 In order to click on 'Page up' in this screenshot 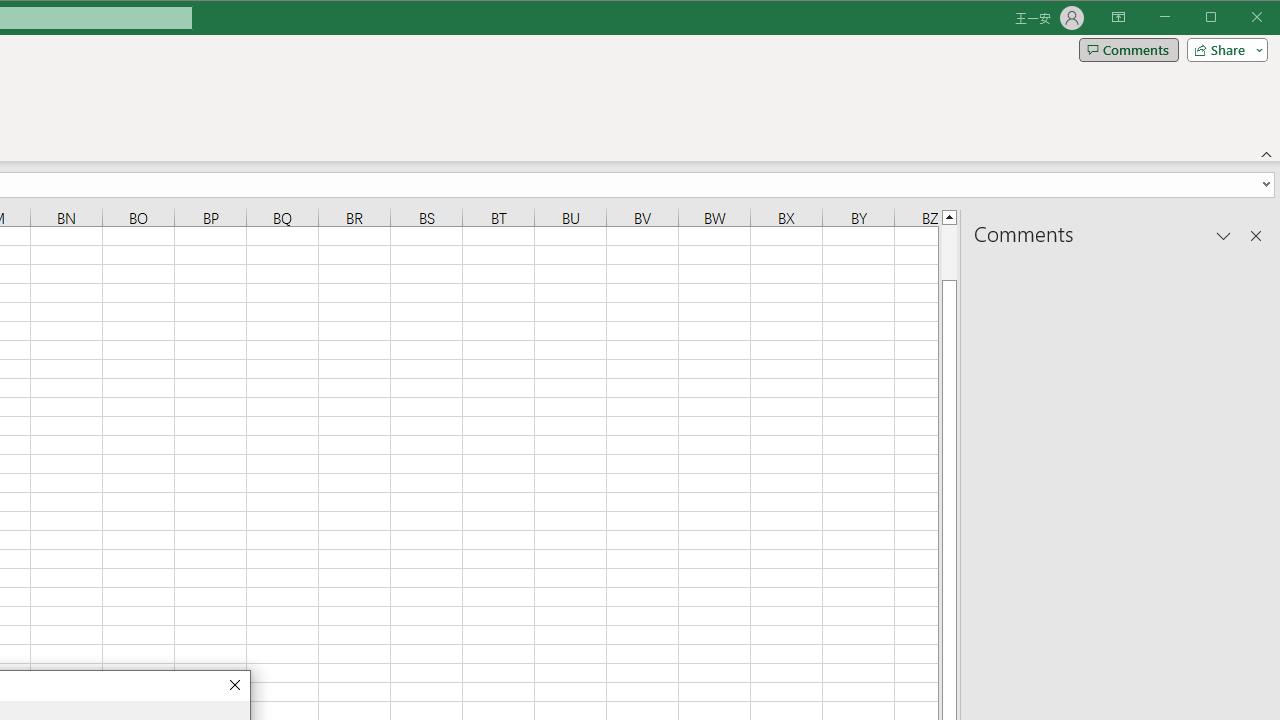, I will do `click(948, 251)`.